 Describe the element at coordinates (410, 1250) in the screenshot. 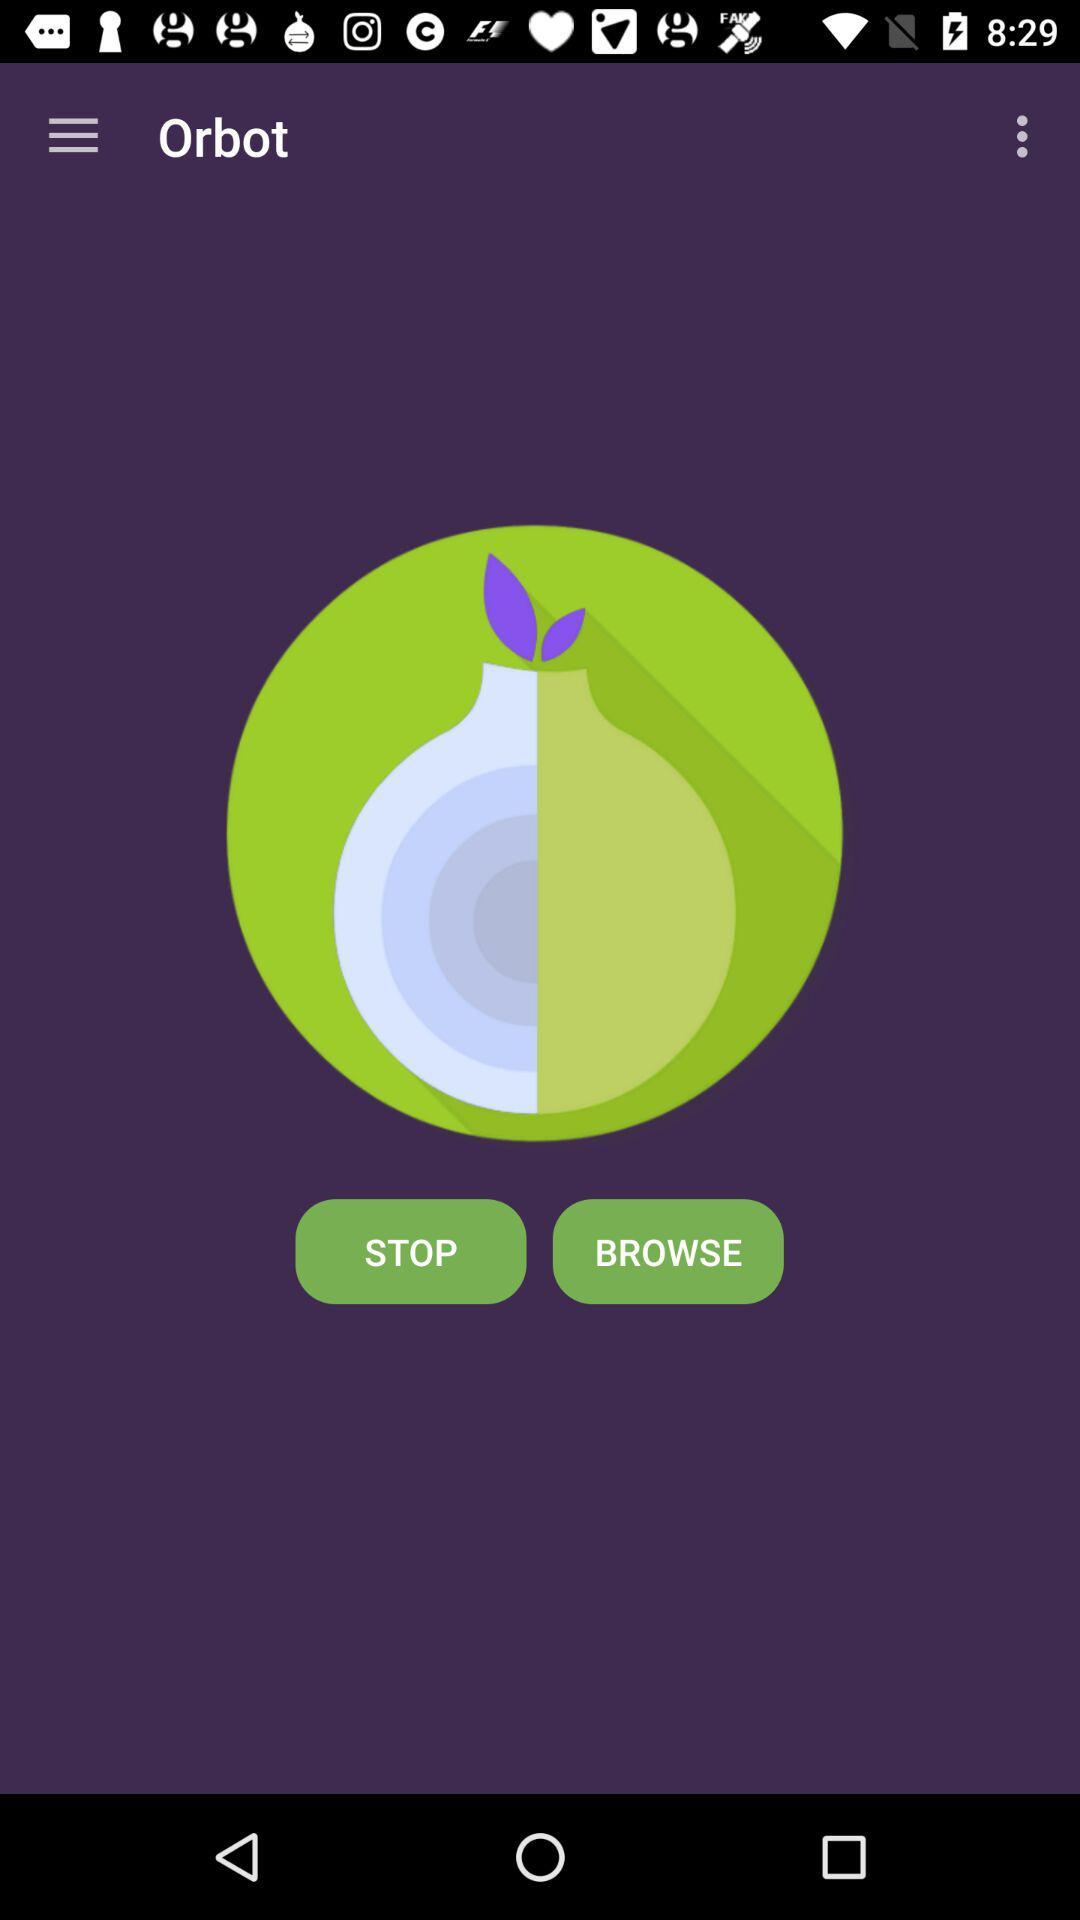

I see `the stop` at that location.